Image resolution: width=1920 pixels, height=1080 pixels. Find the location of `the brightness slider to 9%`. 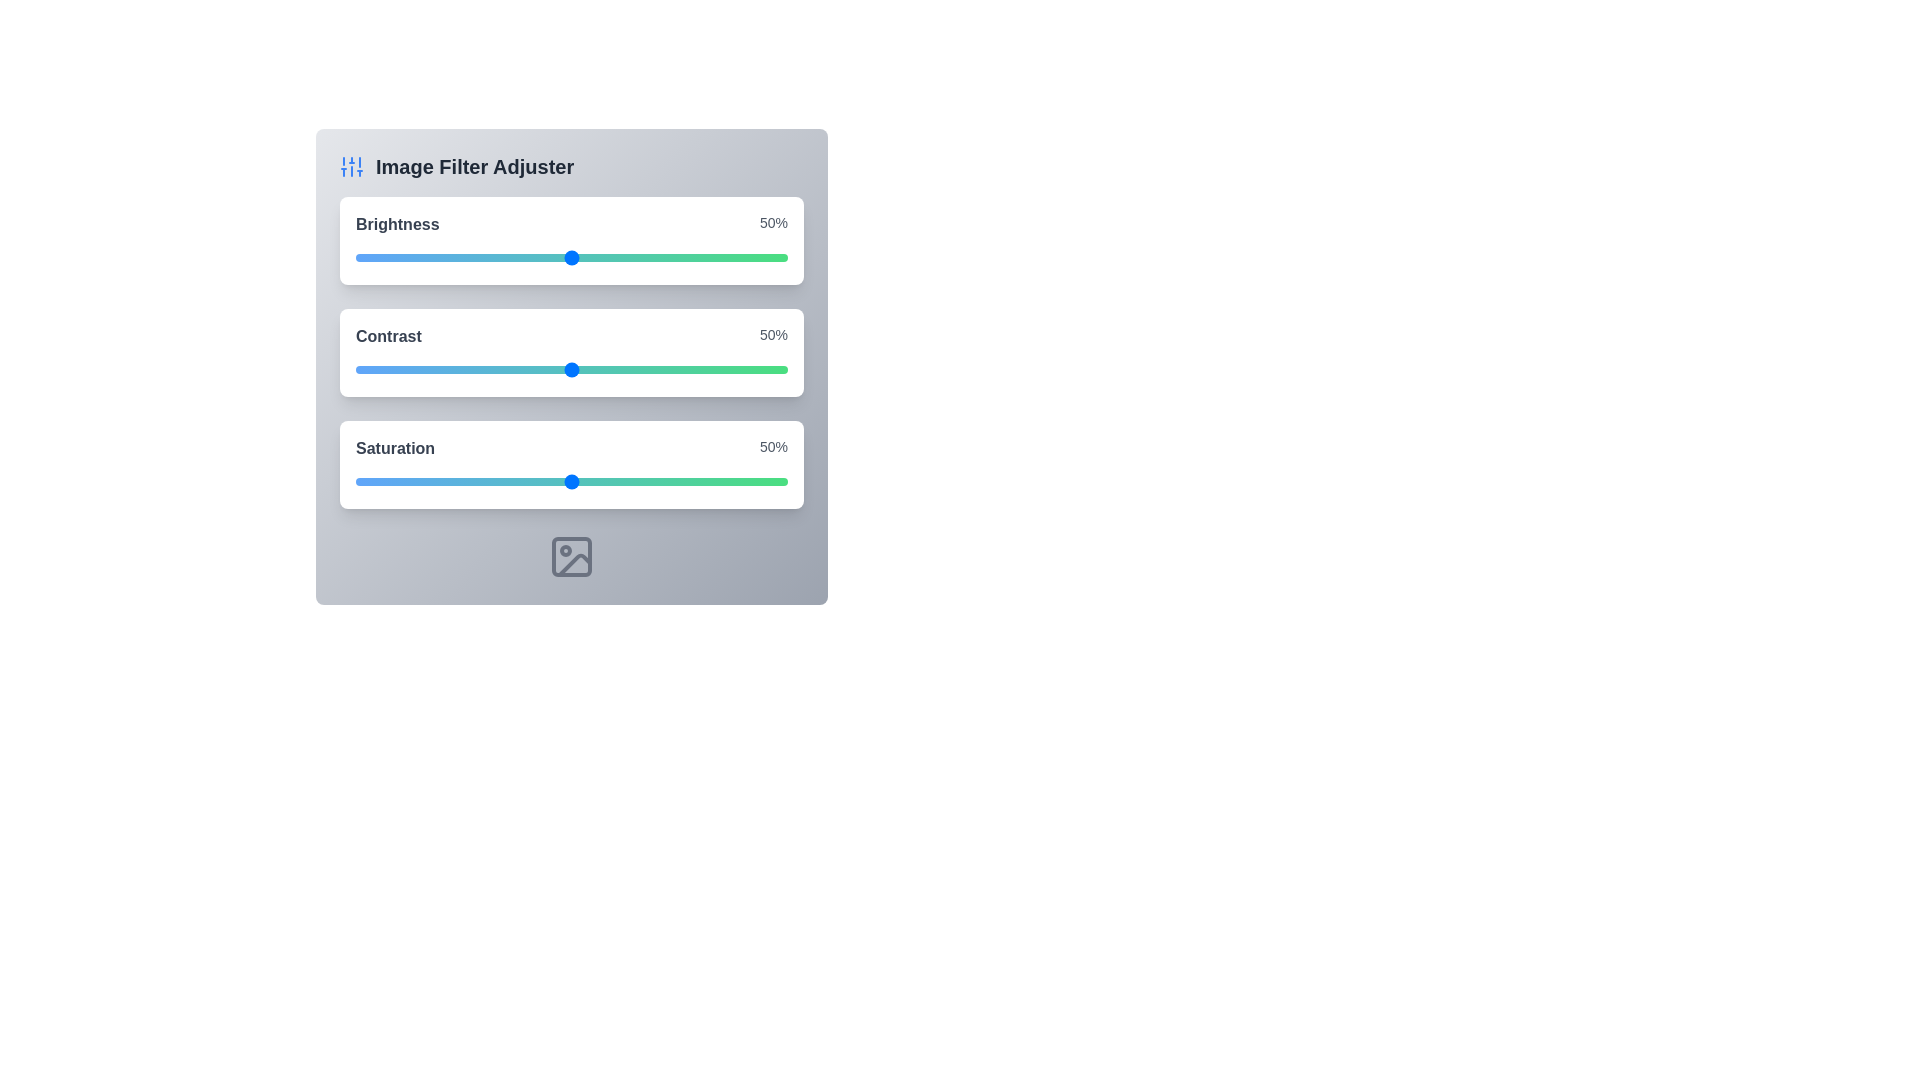

the brightness slider to 9% is located at coordinates (394, 257).